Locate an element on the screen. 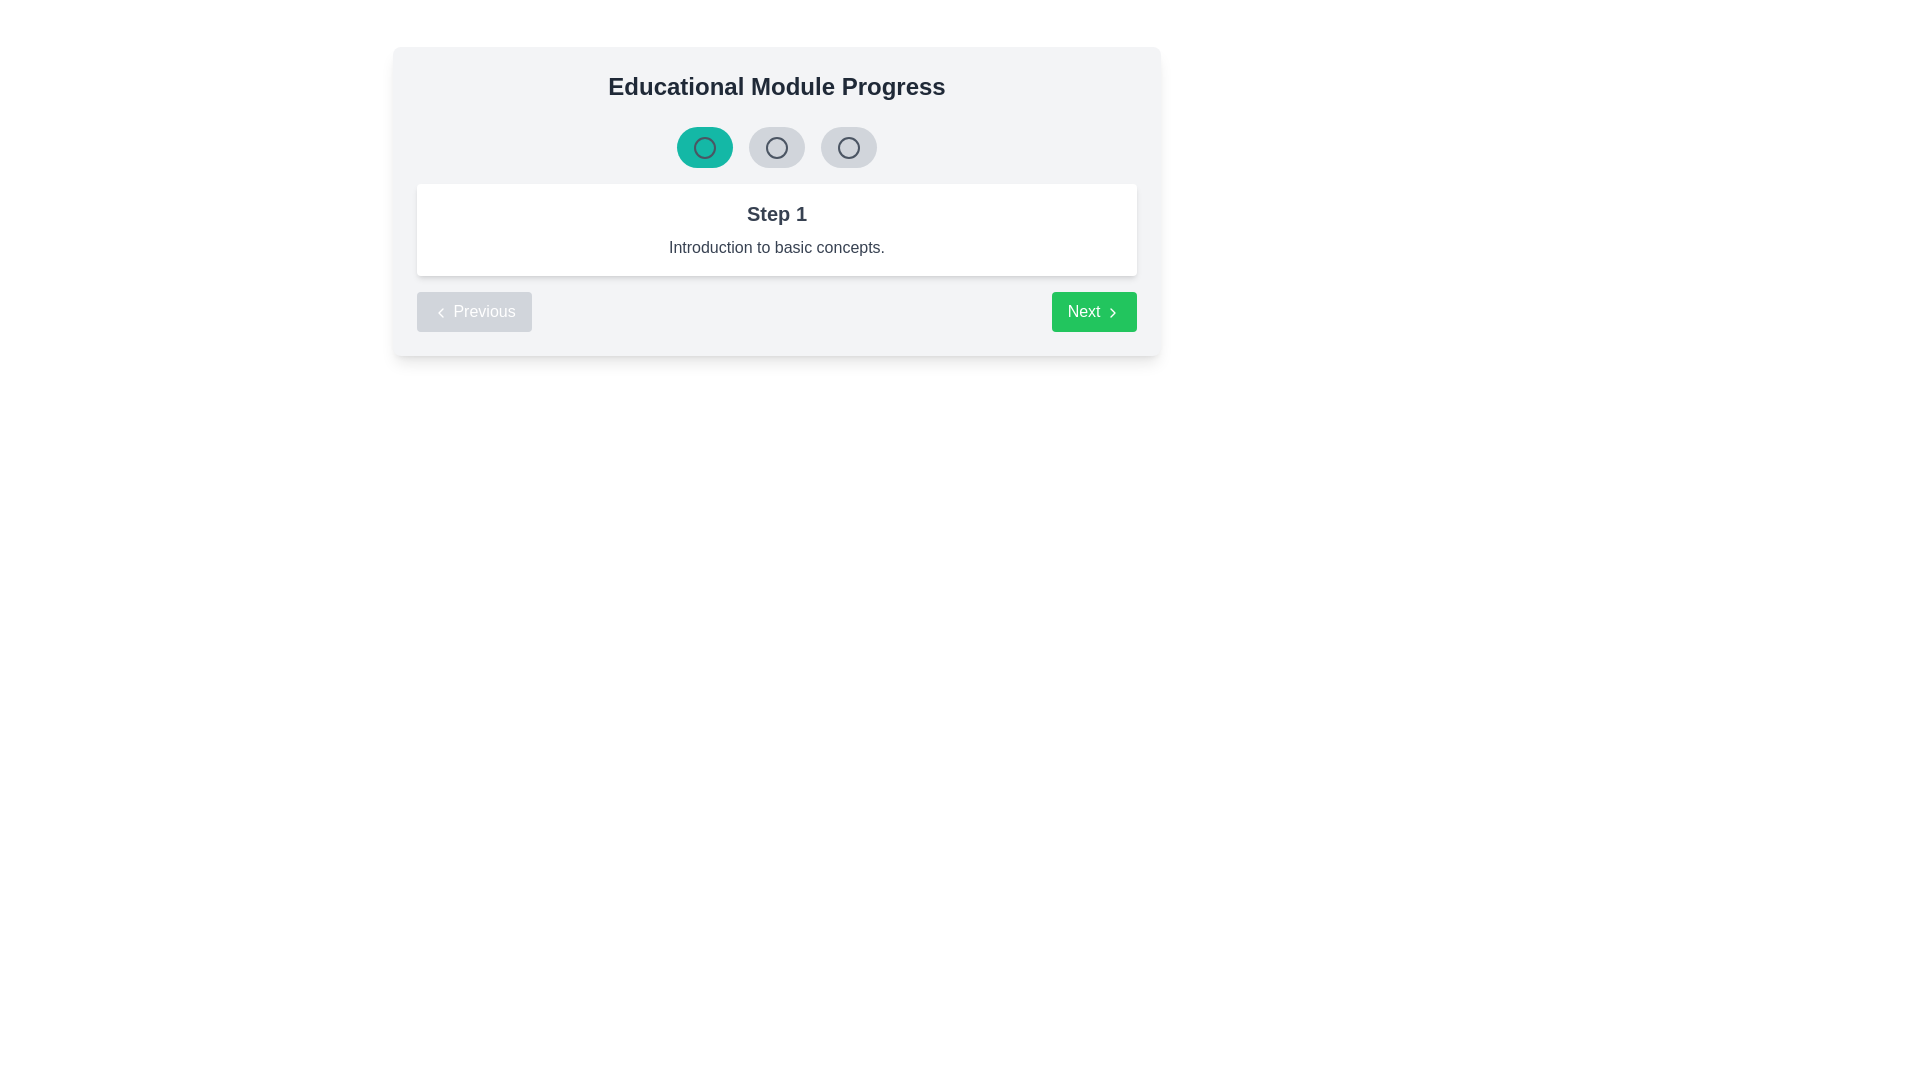  the circular Progress indicator button with a light gray background and dark gray border, which is the second button in a row of three at the top center of the interface is located at coordinates (776, 145).